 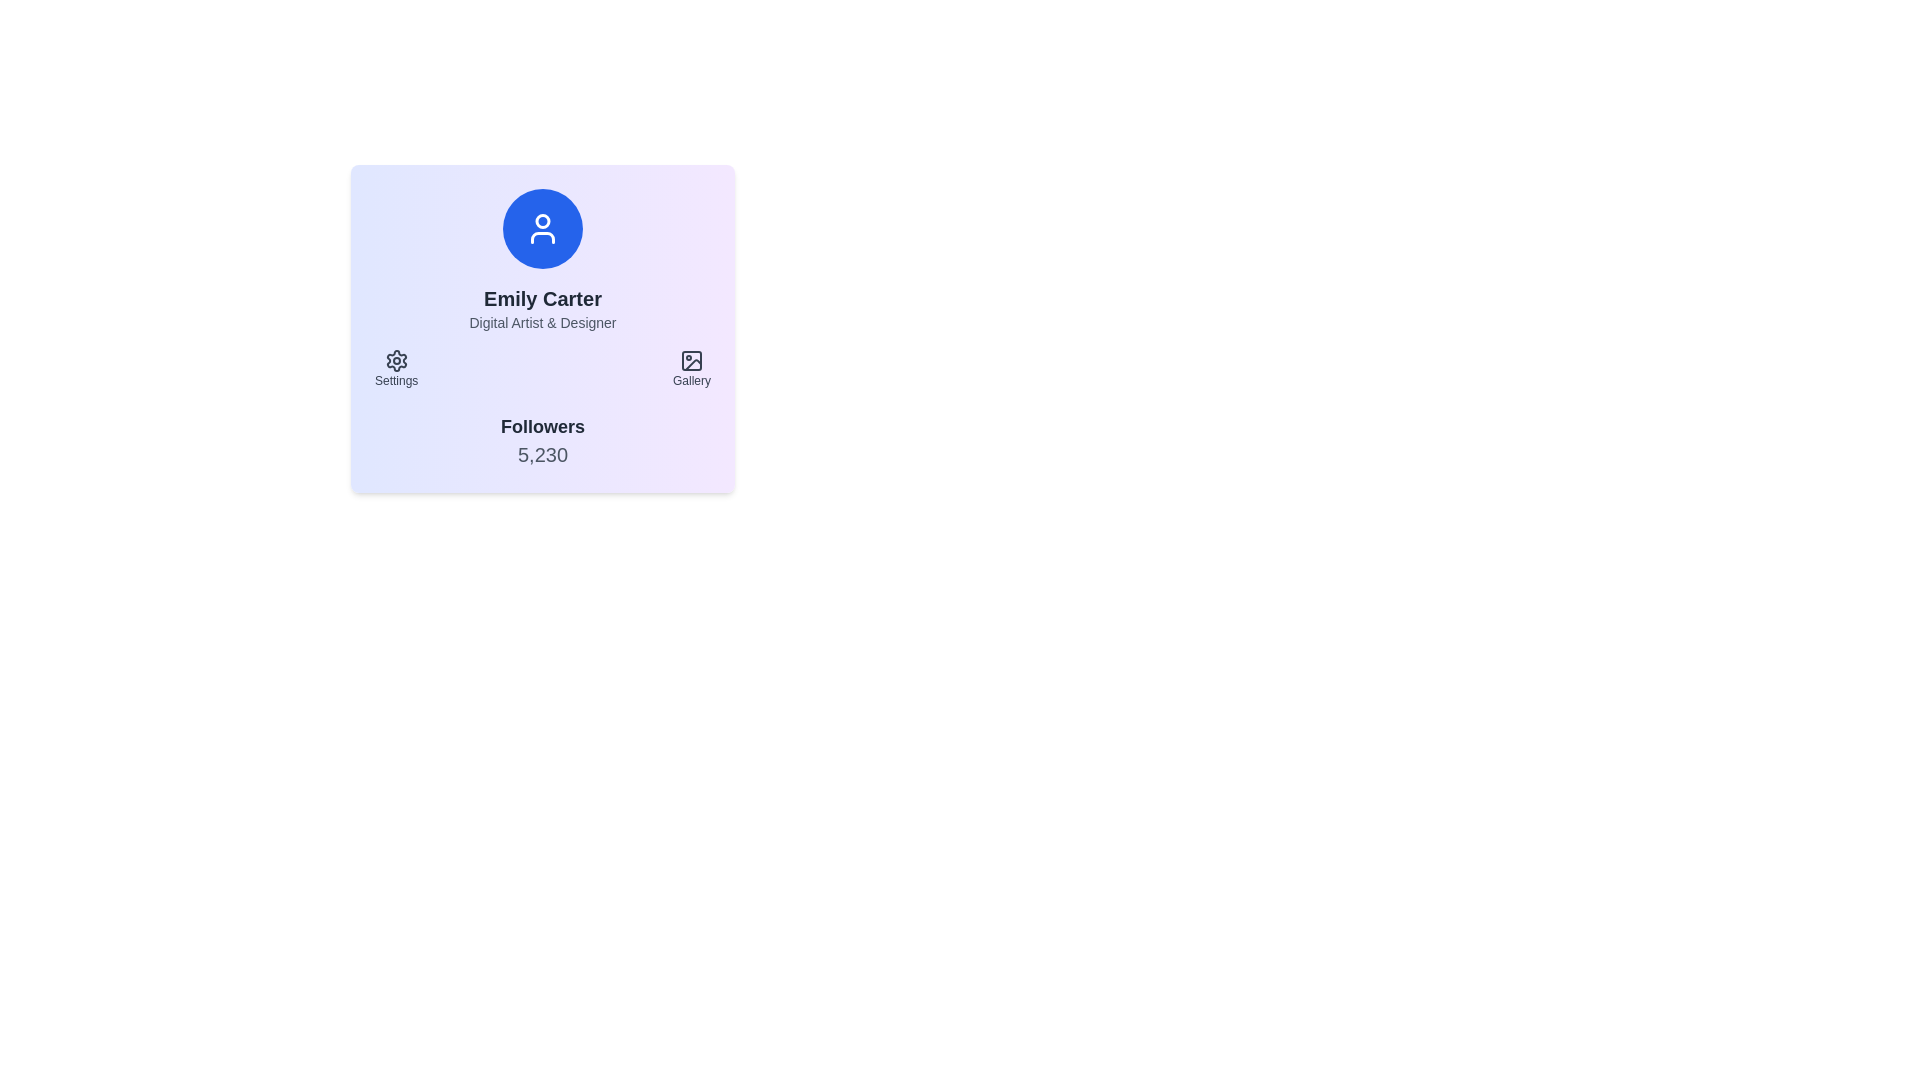 I want to click on the static text label that displays 'Followers', which is positioned above the number '5,230' in the user profile section, so click(x=542, y=426).